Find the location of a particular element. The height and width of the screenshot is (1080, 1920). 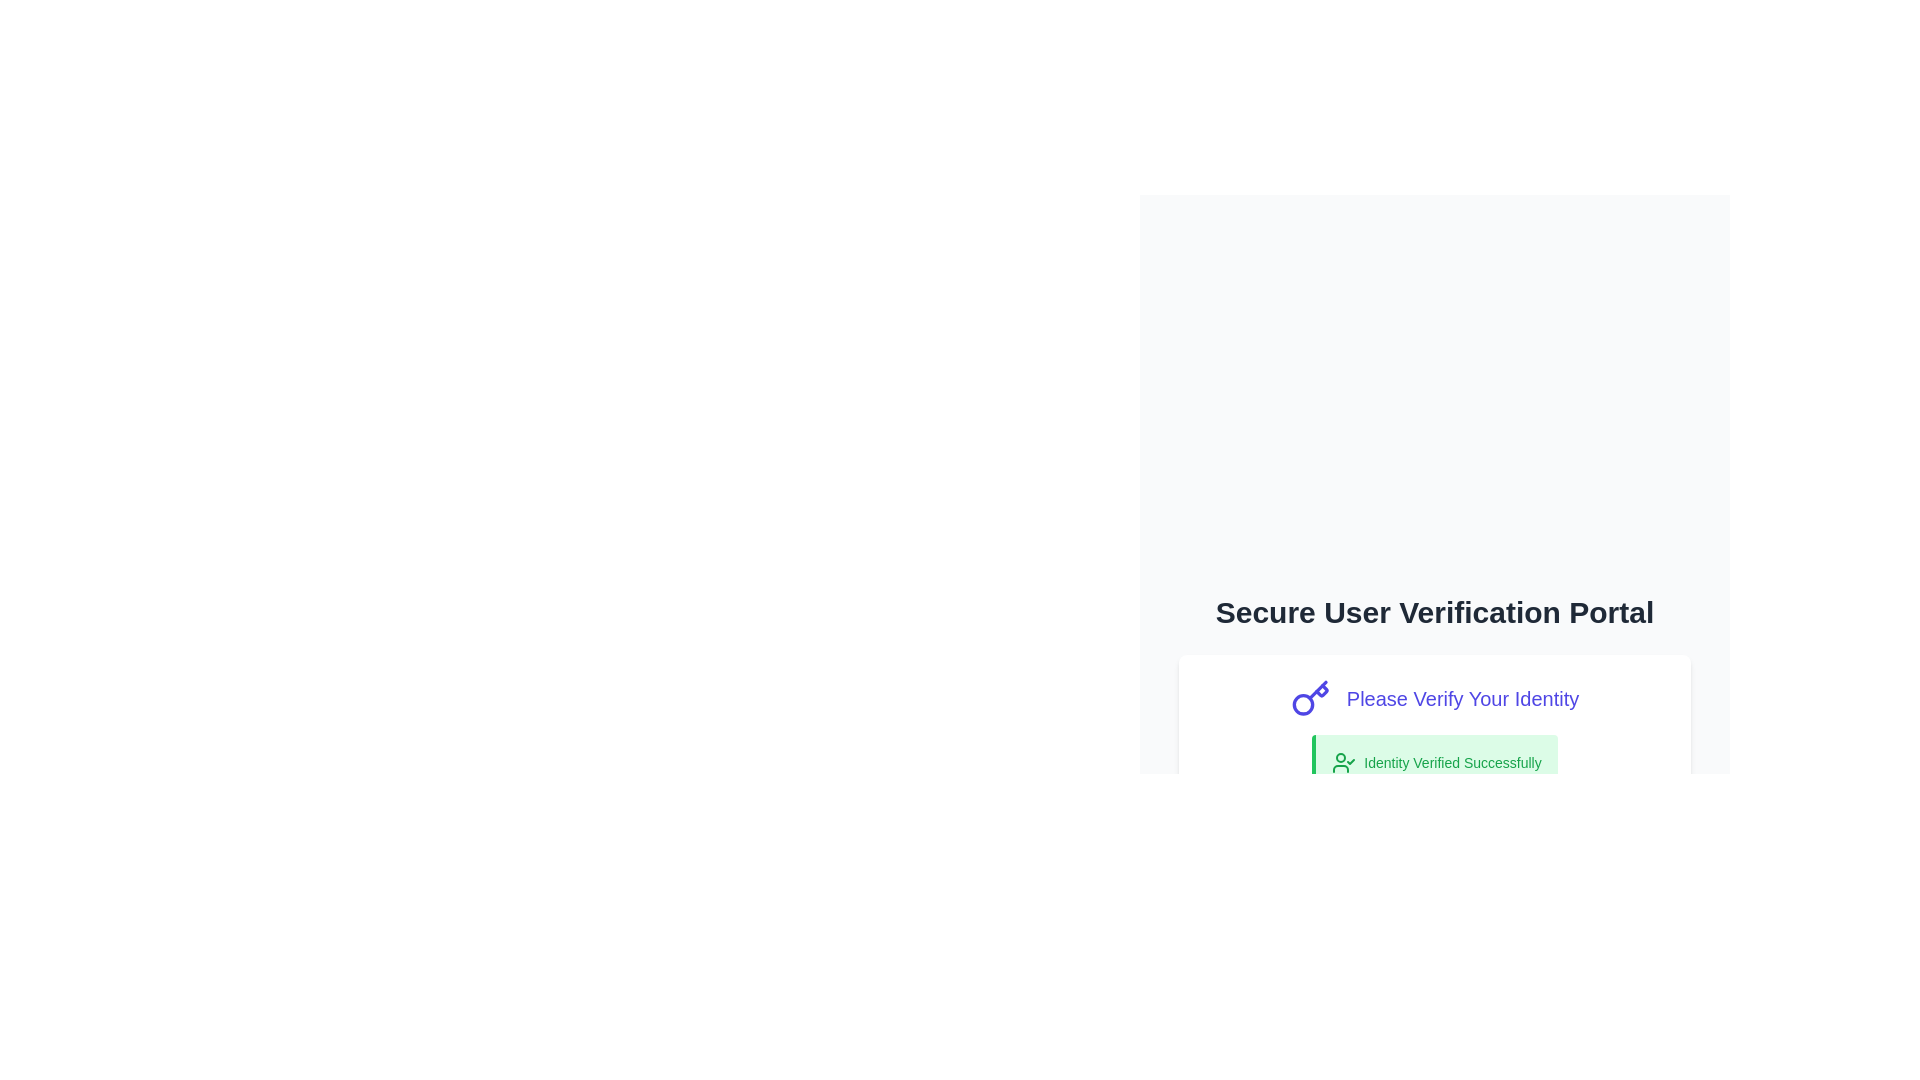

properties of the identity verification icon located at the top-left of the message box indicating 'Identity Verified Successfully.' is located at coordinates (1344, 763).